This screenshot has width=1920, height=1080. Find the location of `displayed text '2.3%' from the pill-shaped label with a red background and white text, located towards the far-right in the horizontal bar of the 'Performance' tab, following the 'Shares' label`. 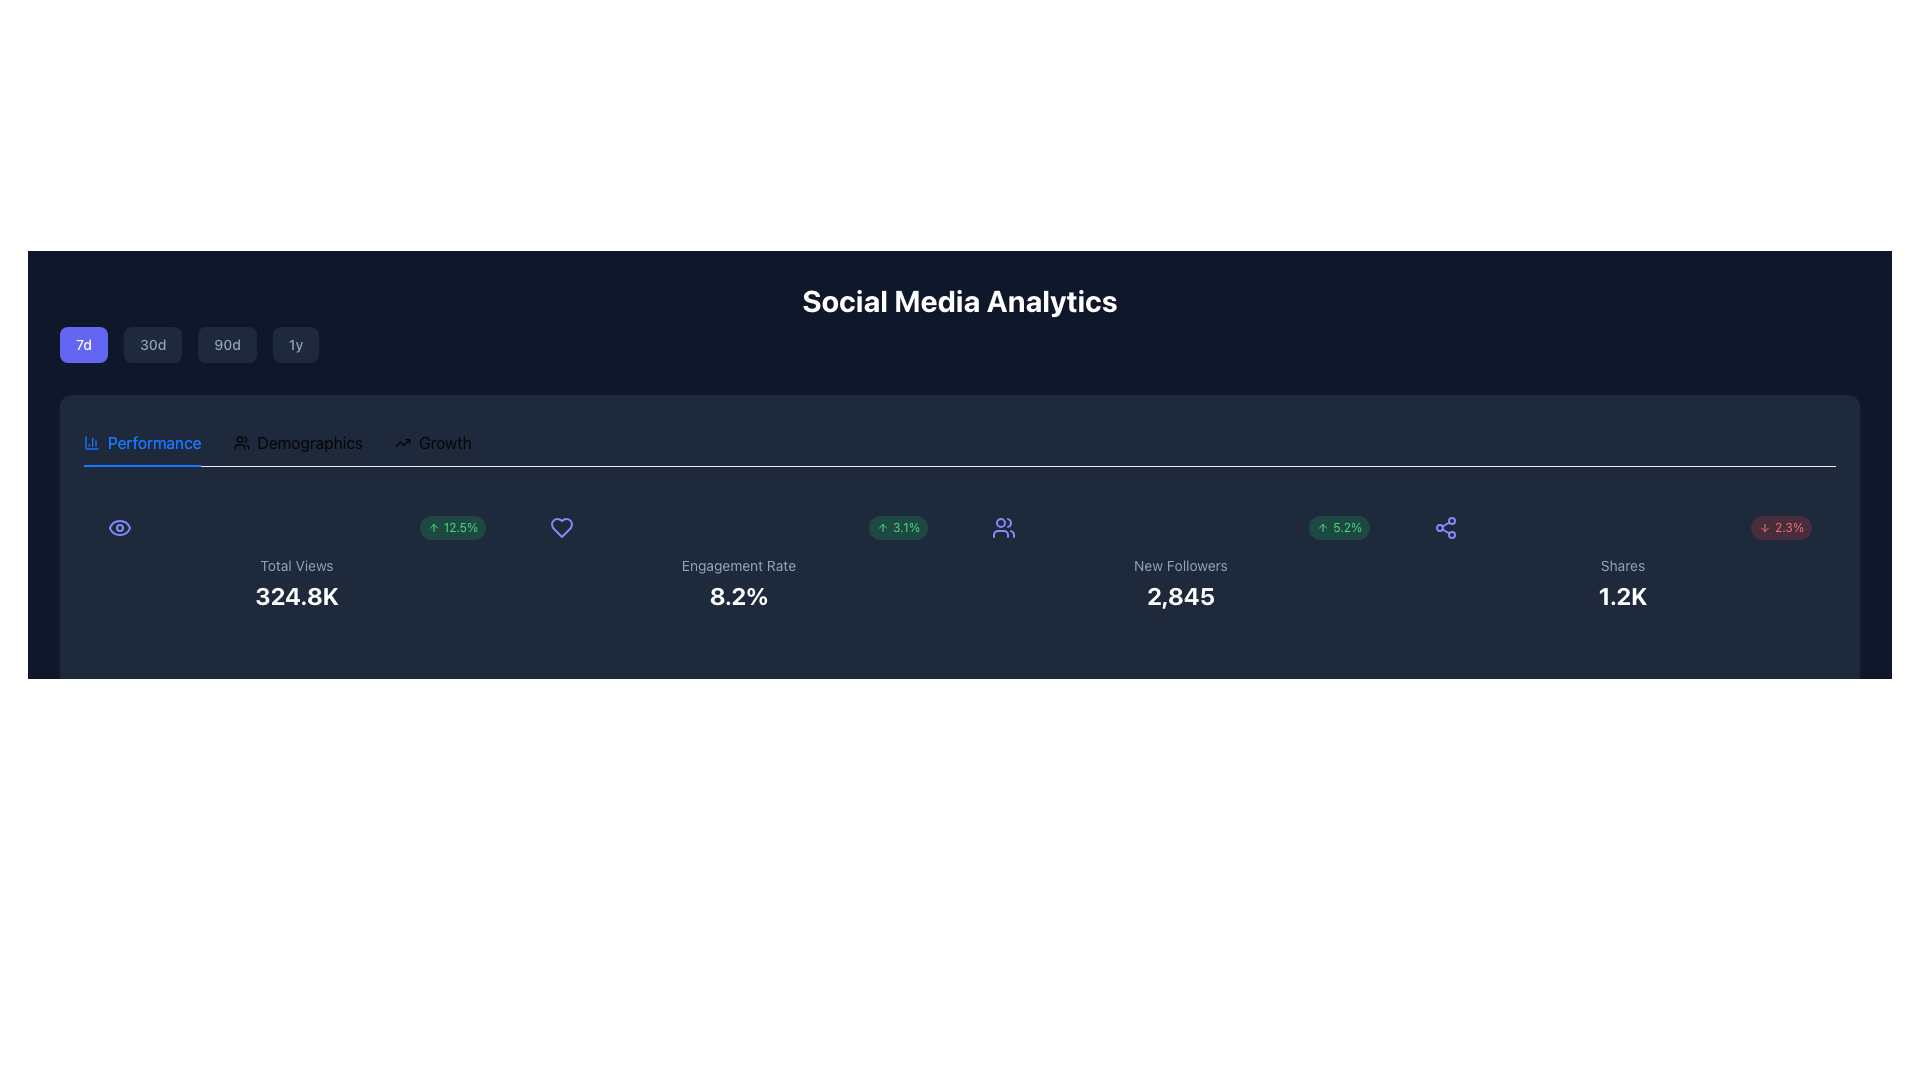

displayed text '2.3%' from the pill-shaped label with a red background and white text, located towards the far-right in the horizontal bar of the 'Performance' tab, following the 'Shares' label is located at coordinates (1781, 527).